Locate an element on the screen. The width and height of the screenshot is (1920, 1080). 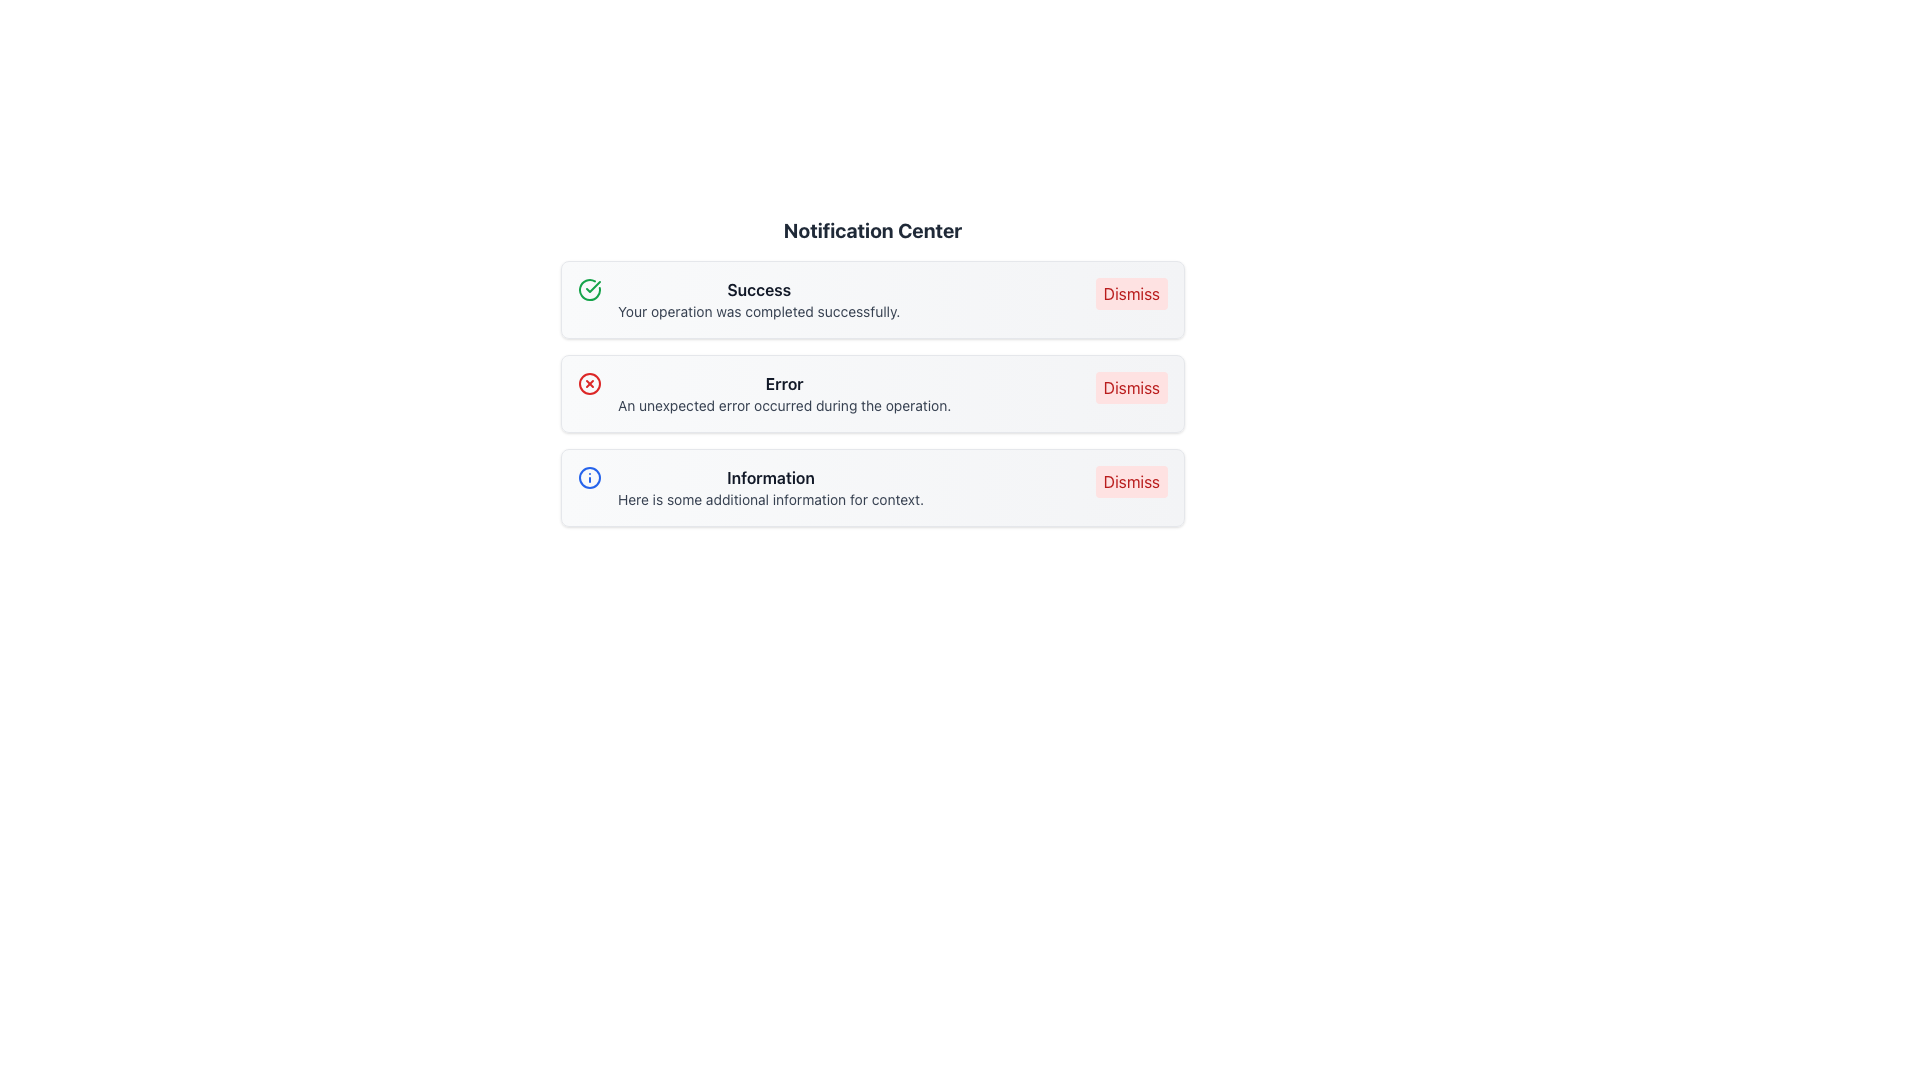
the second notification in the Notification Center that displays a bold 'Error' label and subtext indicating an unexpected error occurred is located at coordinates (783, 393).